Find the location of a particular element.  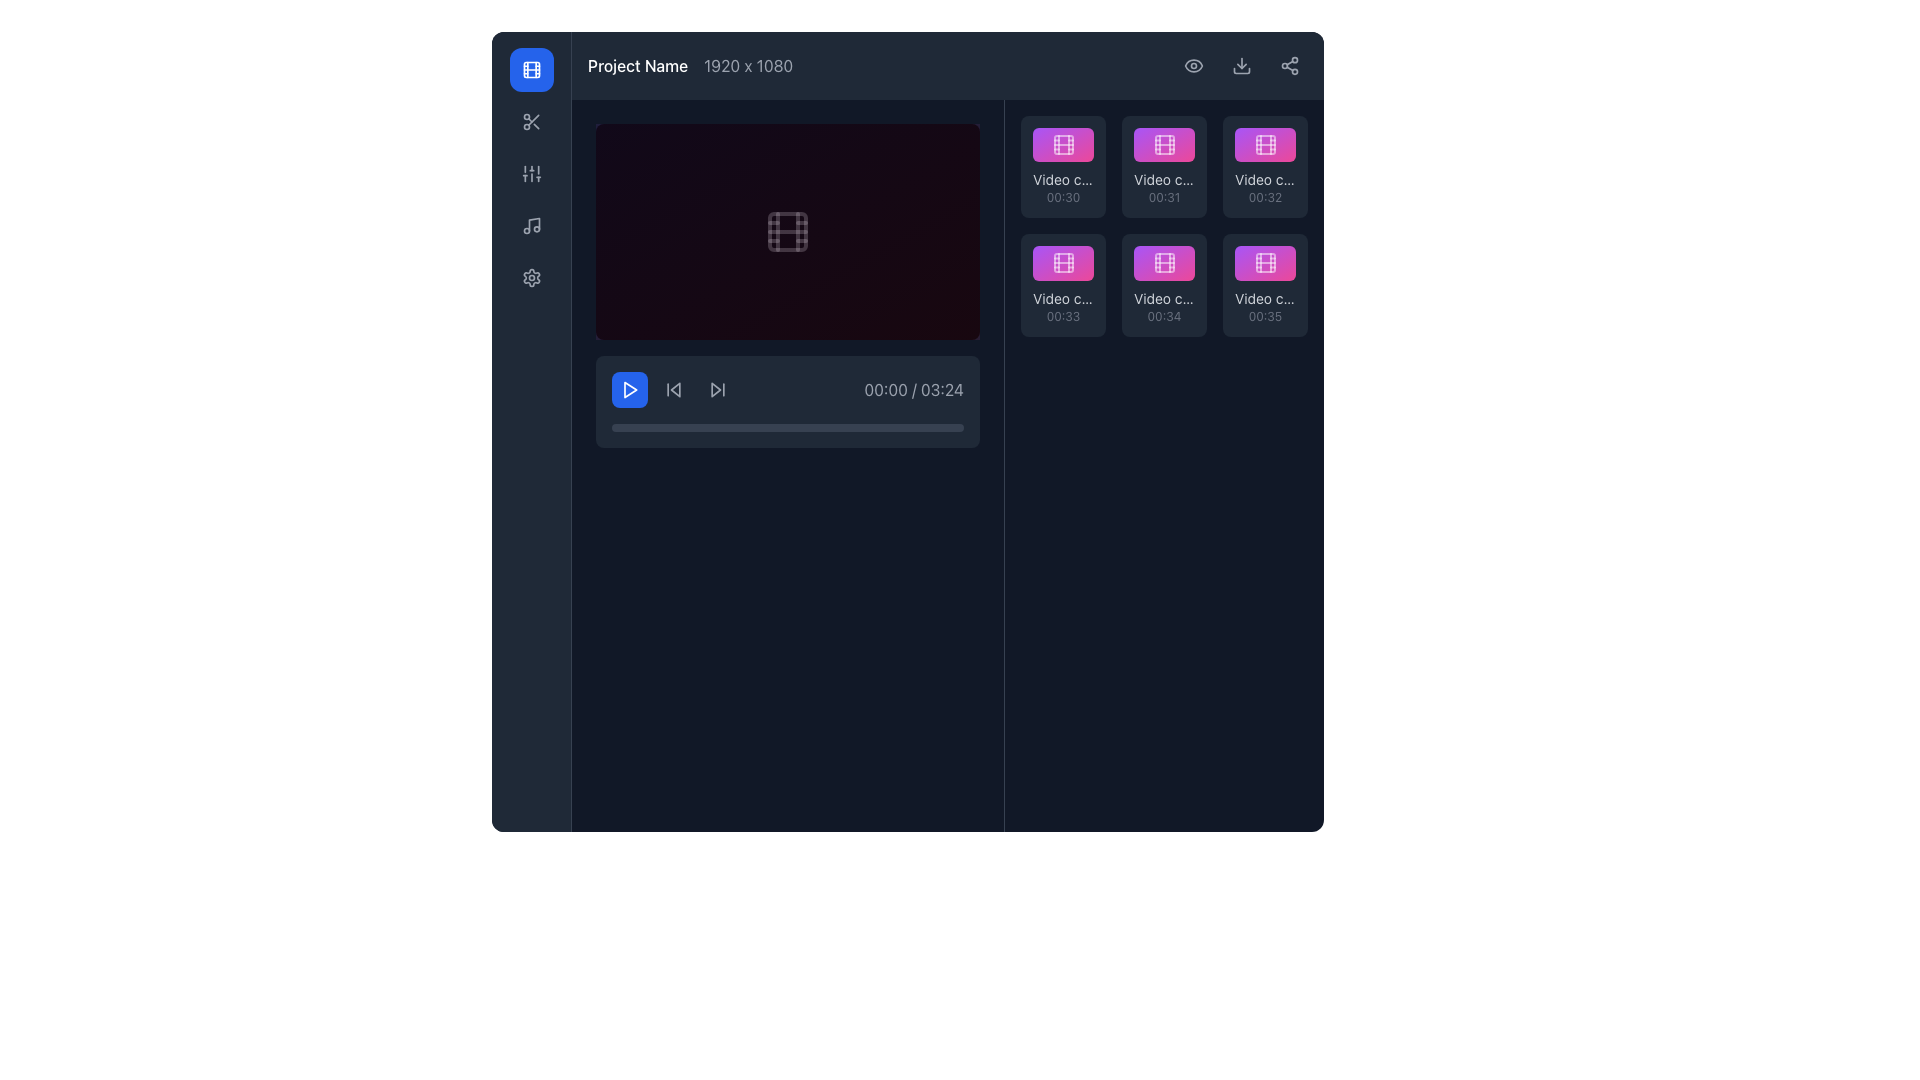

the progress bar is located at coordinates (741, 427).